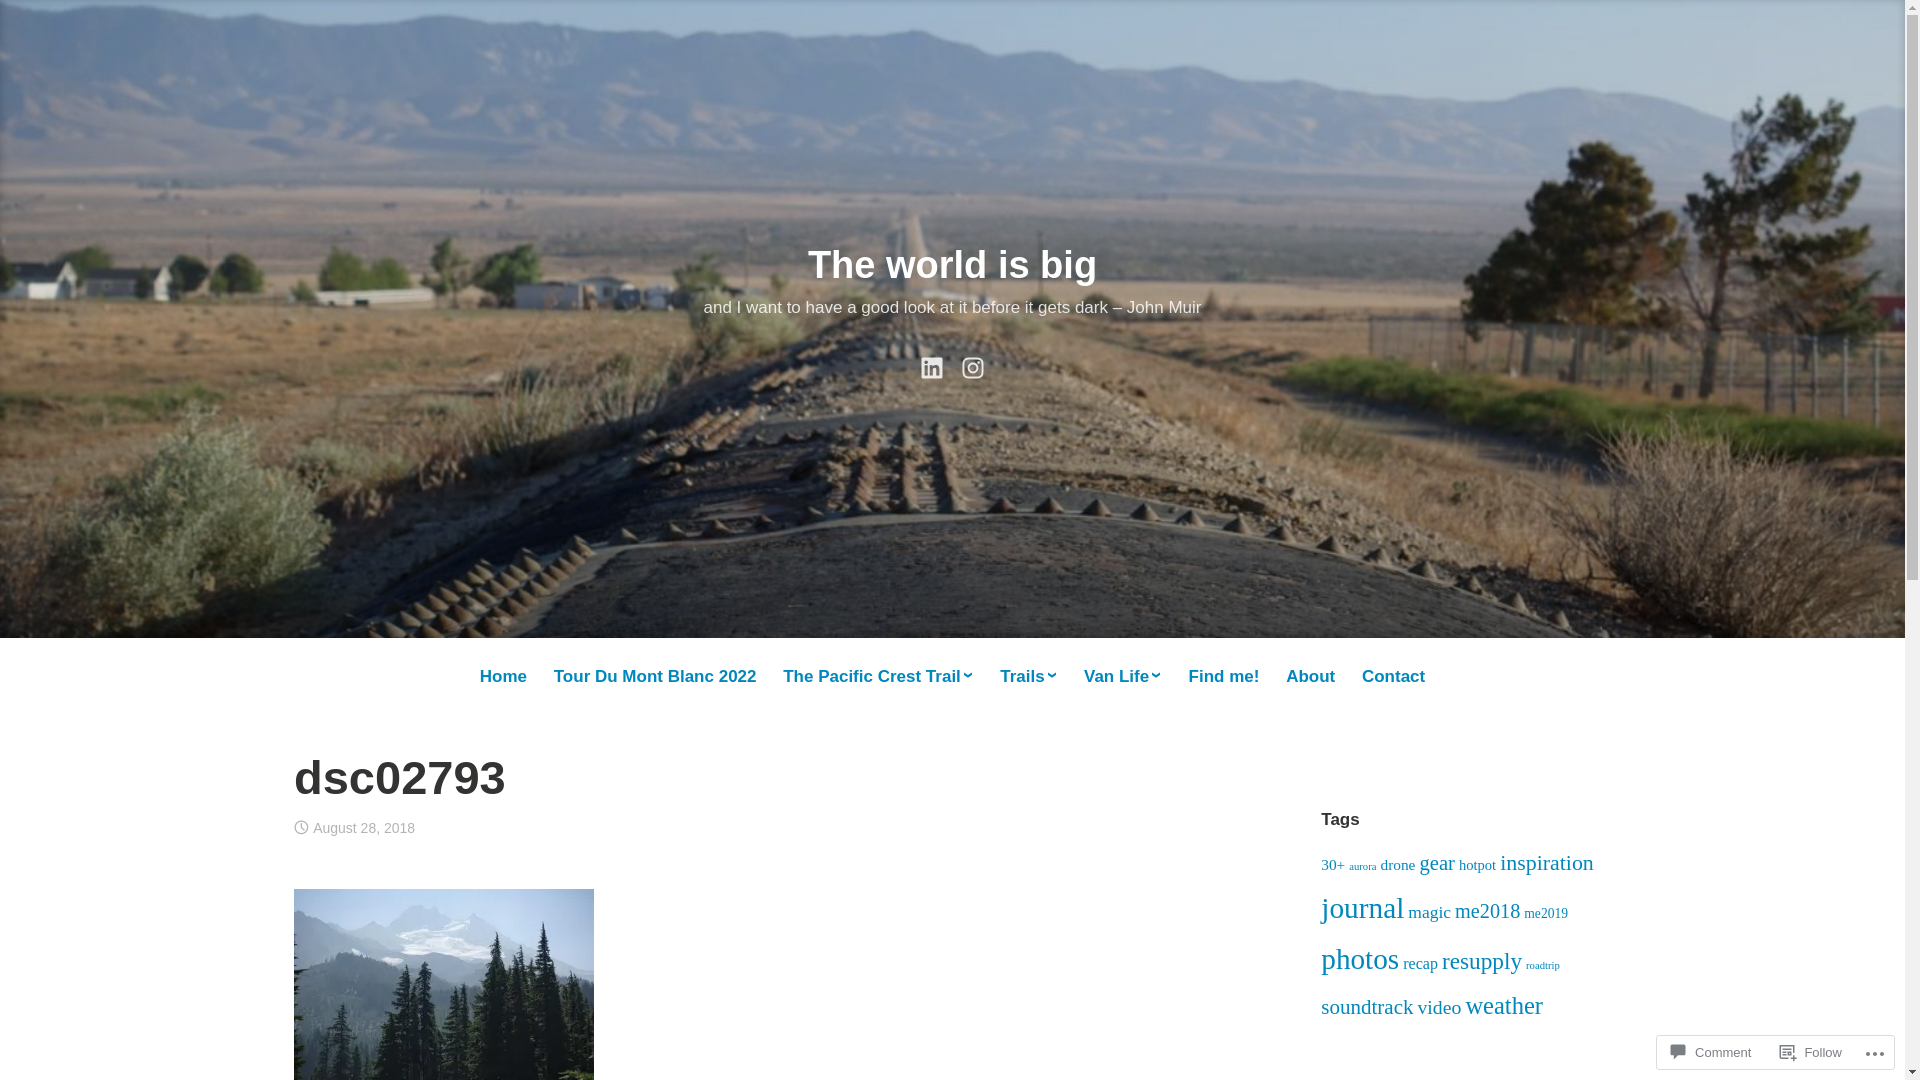 This screenshot has width=1920, height=1080. Describe the element at coordinates (1709, 1051) in the screenshot. I see `'Comment'` at that location.